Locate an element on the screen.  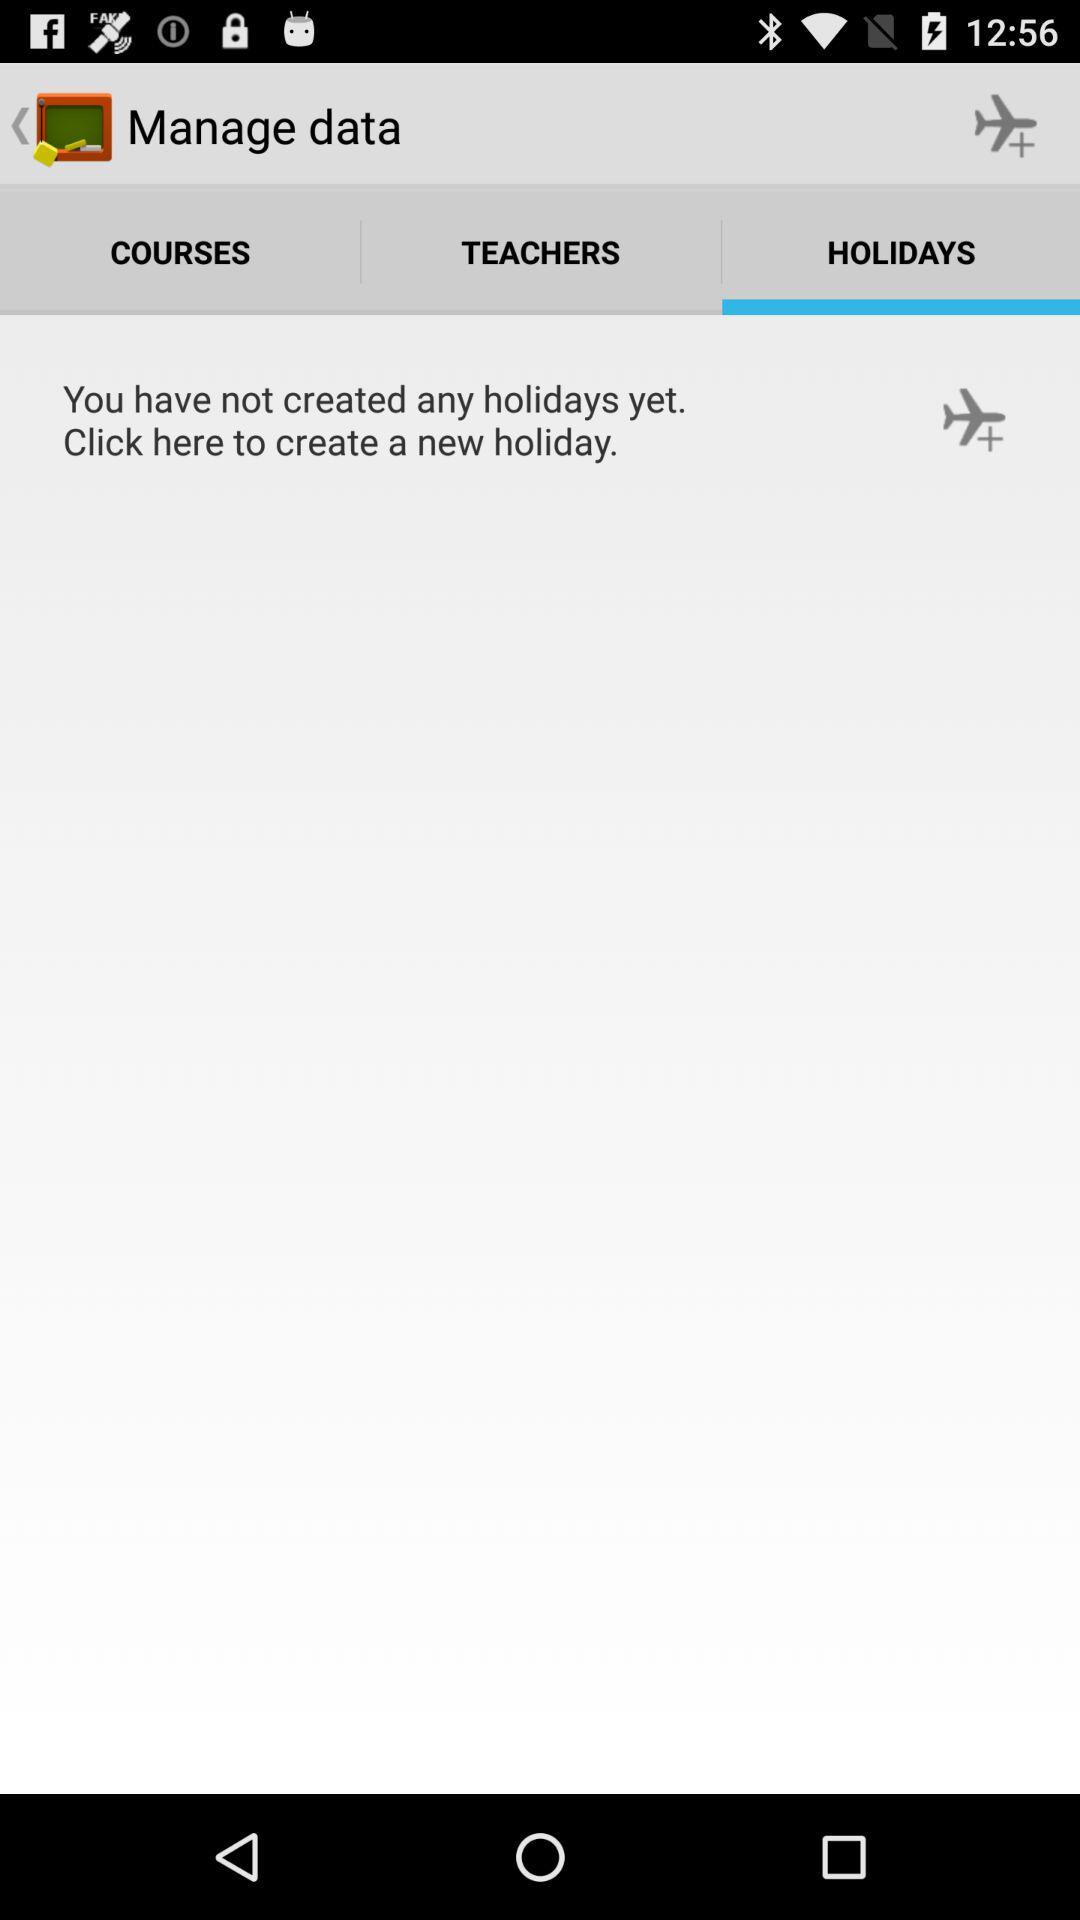
the item to the right of manage data app is located at coordinates (1006, 124).